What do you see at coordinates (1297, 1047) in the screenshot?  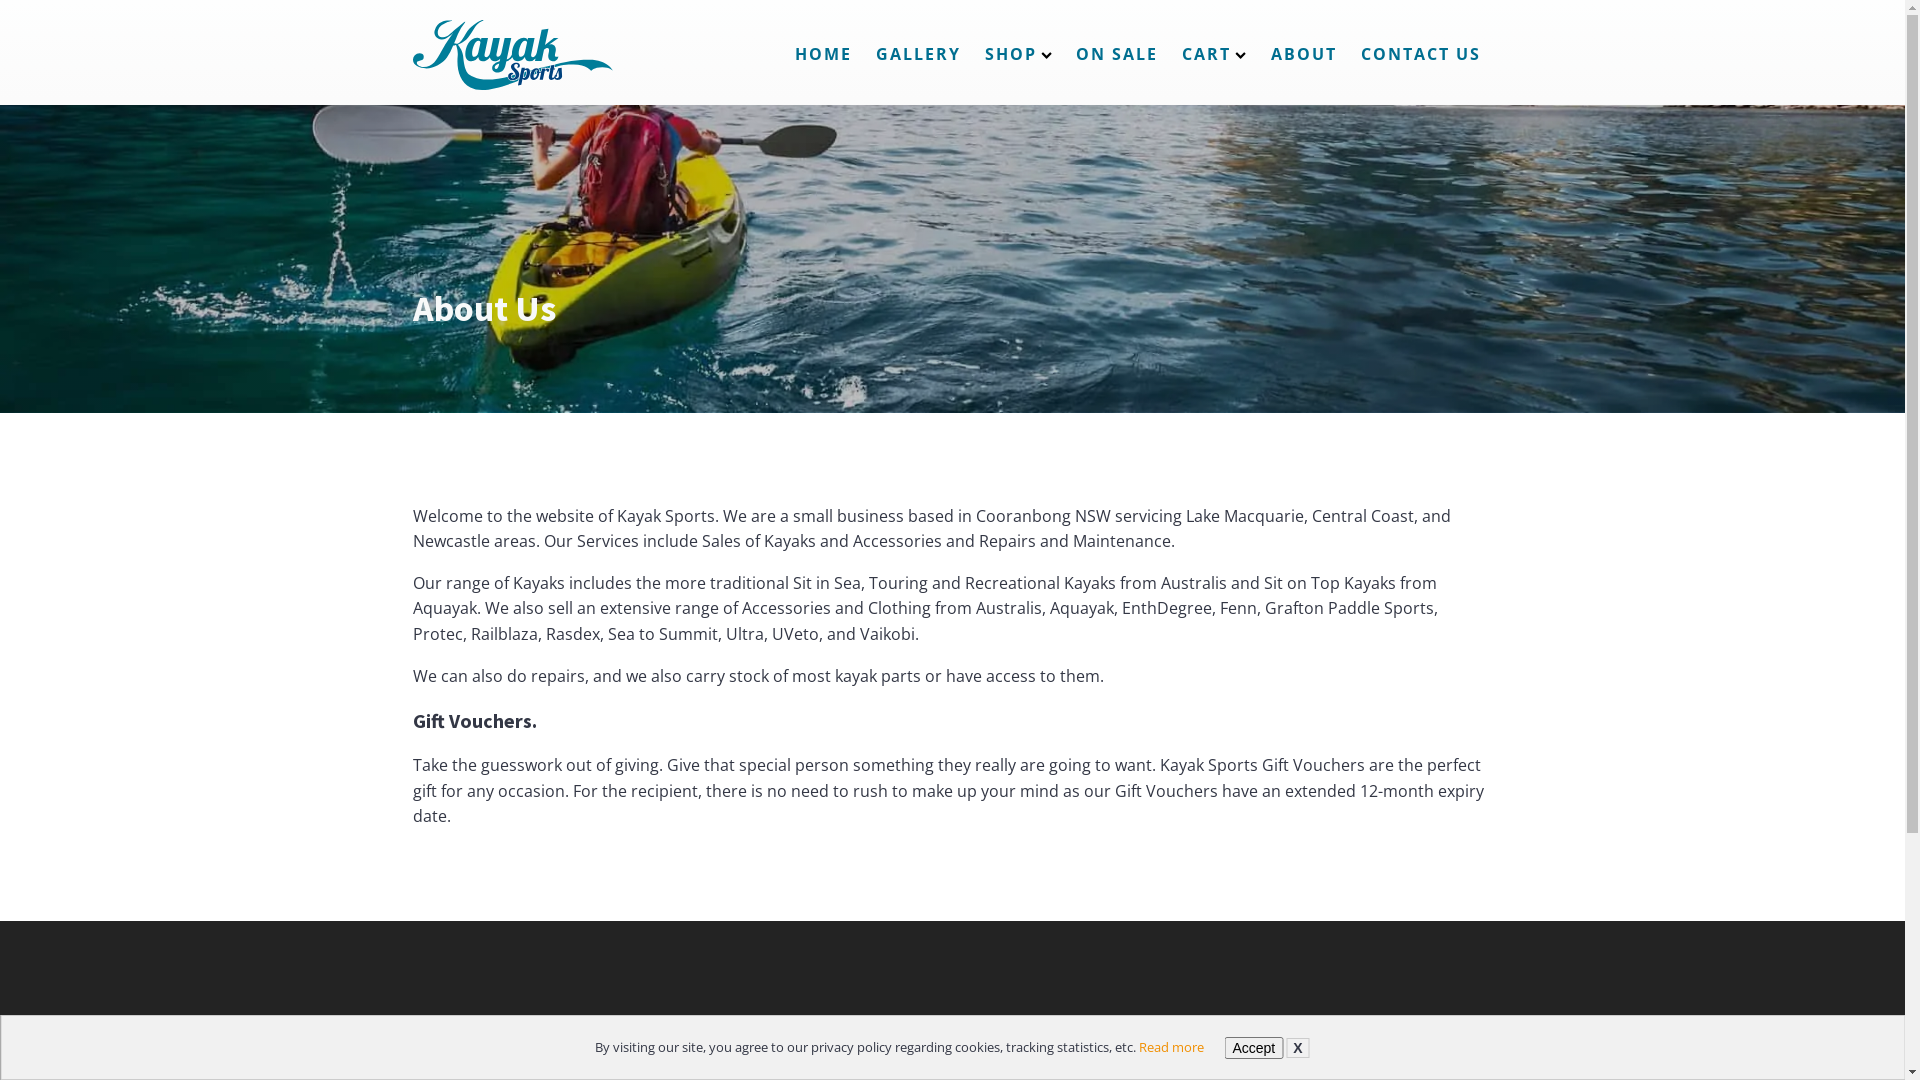 I see `'X'` at bounding box center [1297, 1047].